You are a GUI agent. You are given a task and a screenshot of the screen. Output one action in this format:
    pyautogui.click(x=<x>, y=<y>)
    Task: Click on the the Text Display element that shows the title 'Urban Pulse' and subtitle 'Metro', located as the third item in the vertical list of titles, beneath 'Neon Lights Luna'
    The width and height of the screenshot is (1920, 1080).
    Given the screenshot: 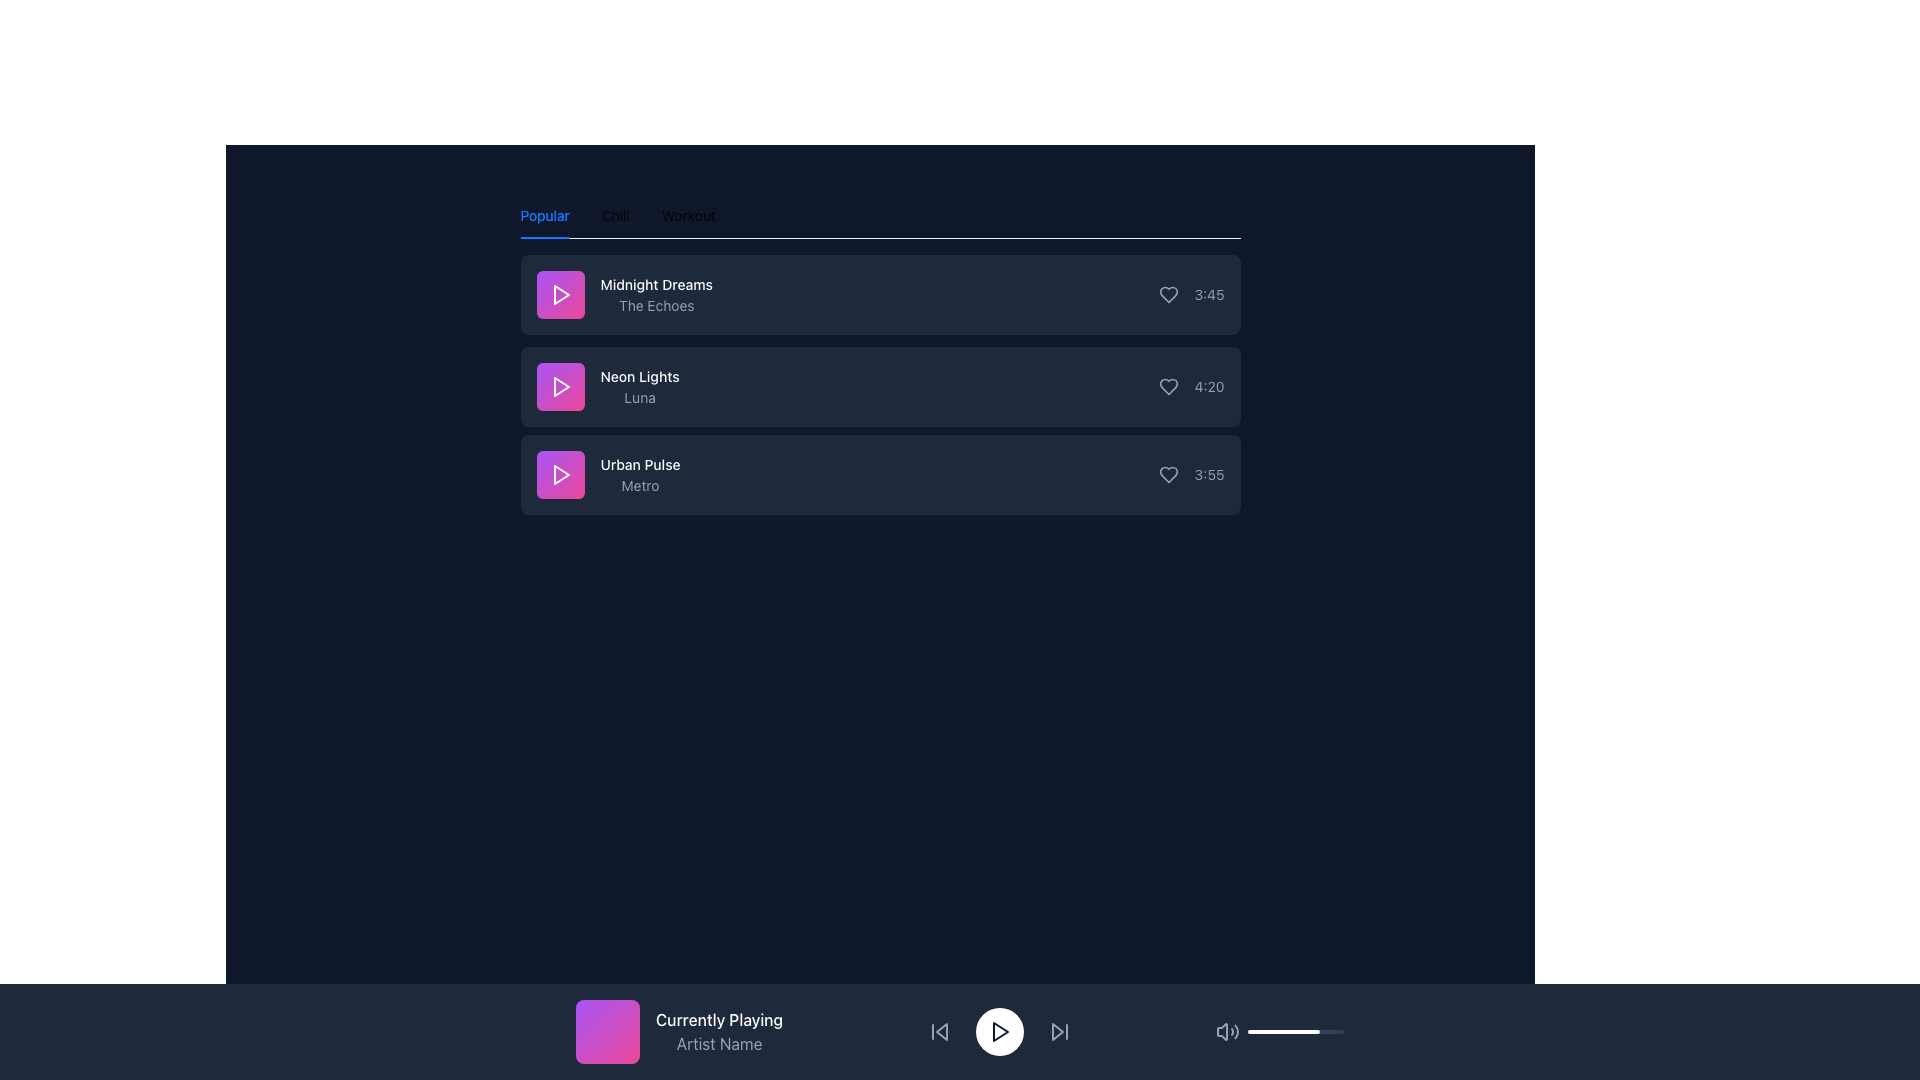 What is the action you would take?
    pyautogui.click(x=640, y=474)
    